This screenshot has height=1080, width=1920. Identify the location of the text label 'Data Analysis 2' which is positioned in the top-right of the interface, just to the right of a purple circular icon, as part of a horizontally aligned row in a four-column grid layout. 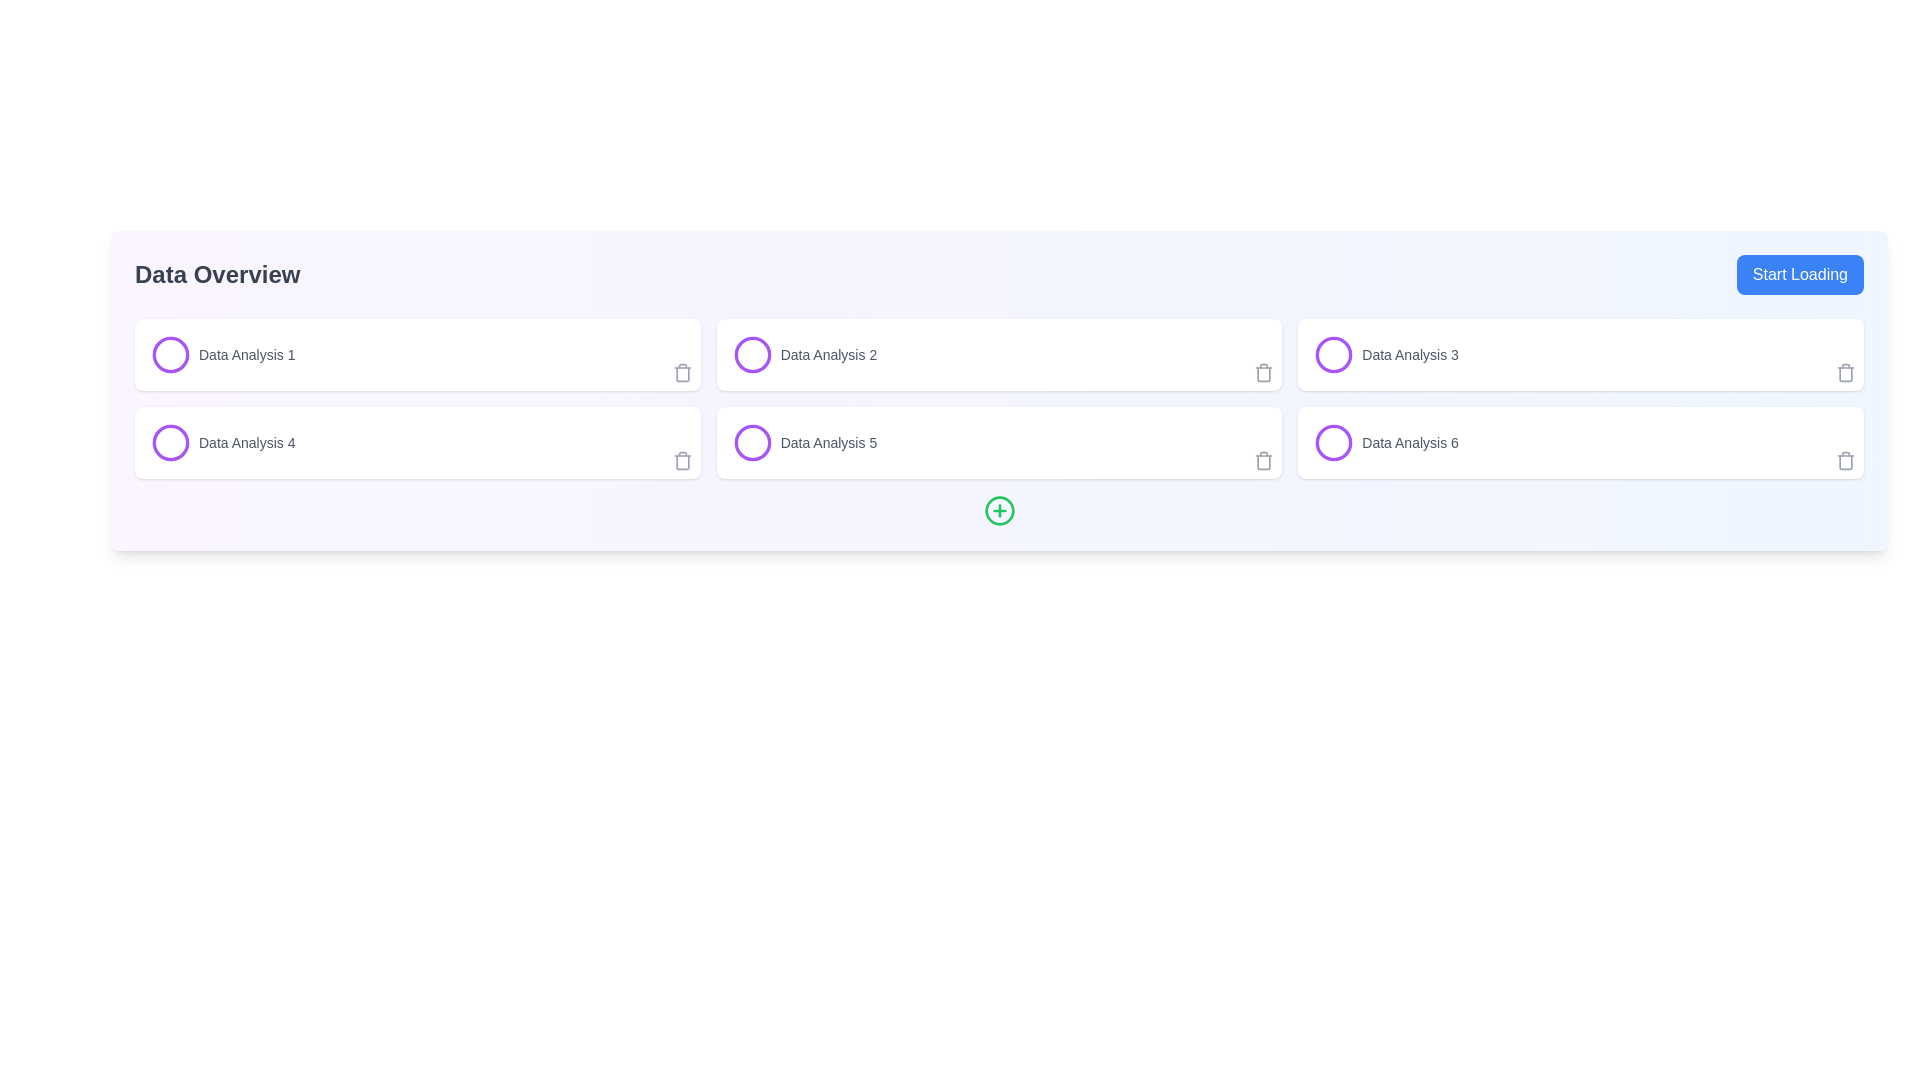
(828, 353).